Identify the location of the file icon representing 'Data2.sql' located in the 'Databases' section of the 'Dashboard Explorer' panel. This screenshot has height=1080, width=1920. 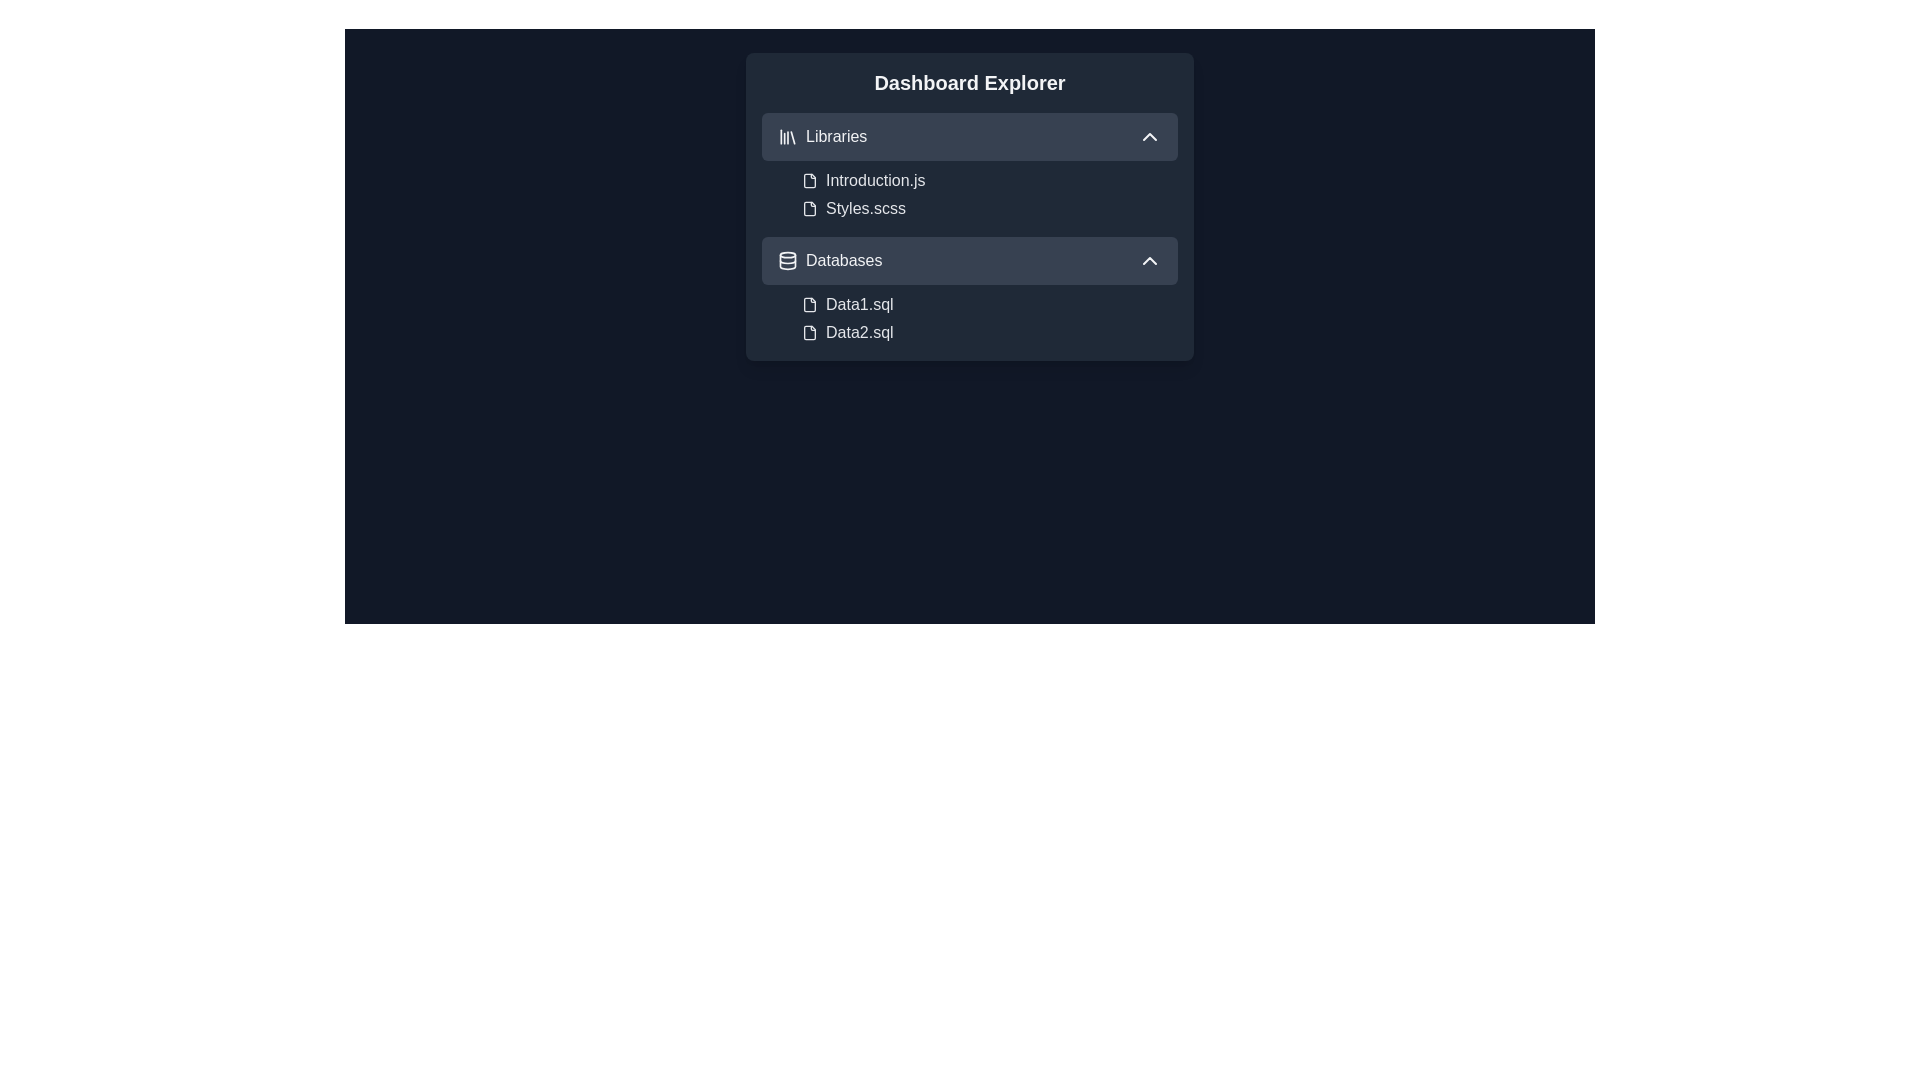
(810, 331).